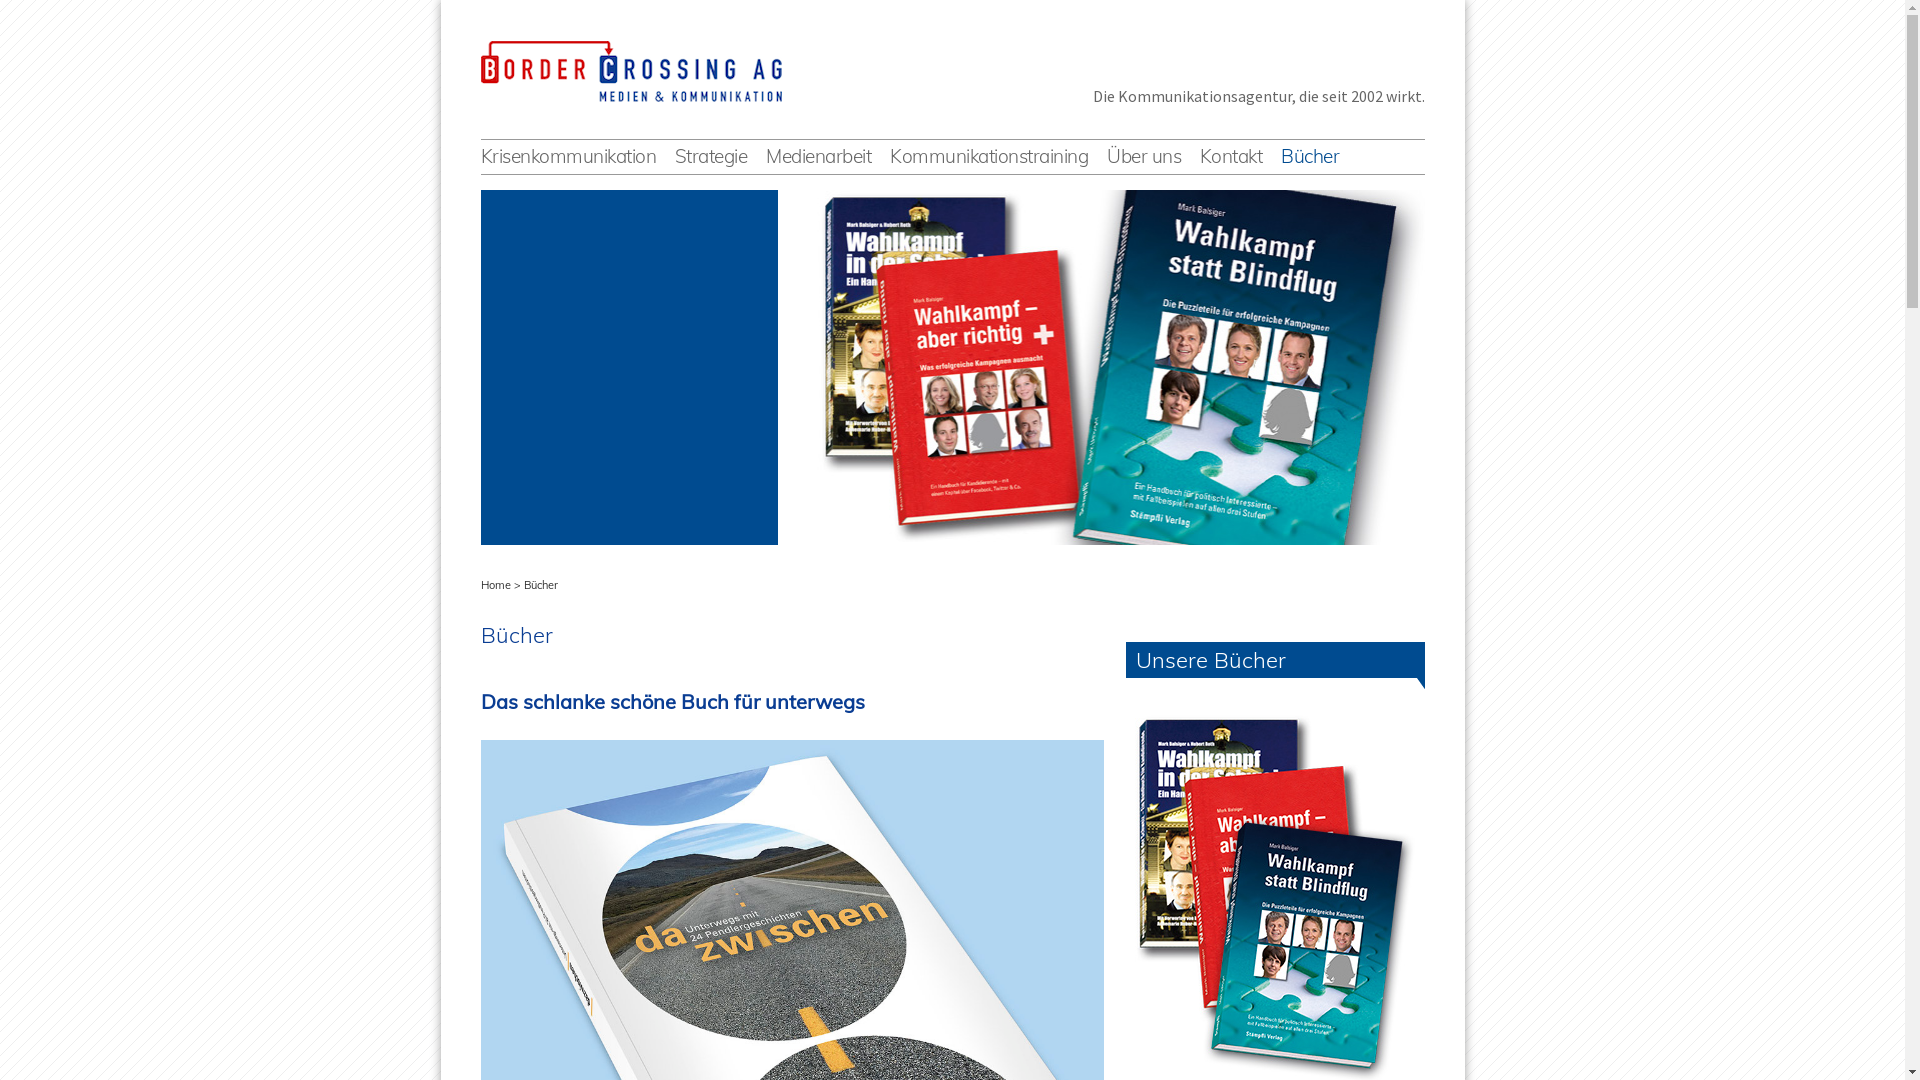  What do you see at coordinates (494, 585) in the screenshot?
I see `'Home'` at bounding box center [494, 585].